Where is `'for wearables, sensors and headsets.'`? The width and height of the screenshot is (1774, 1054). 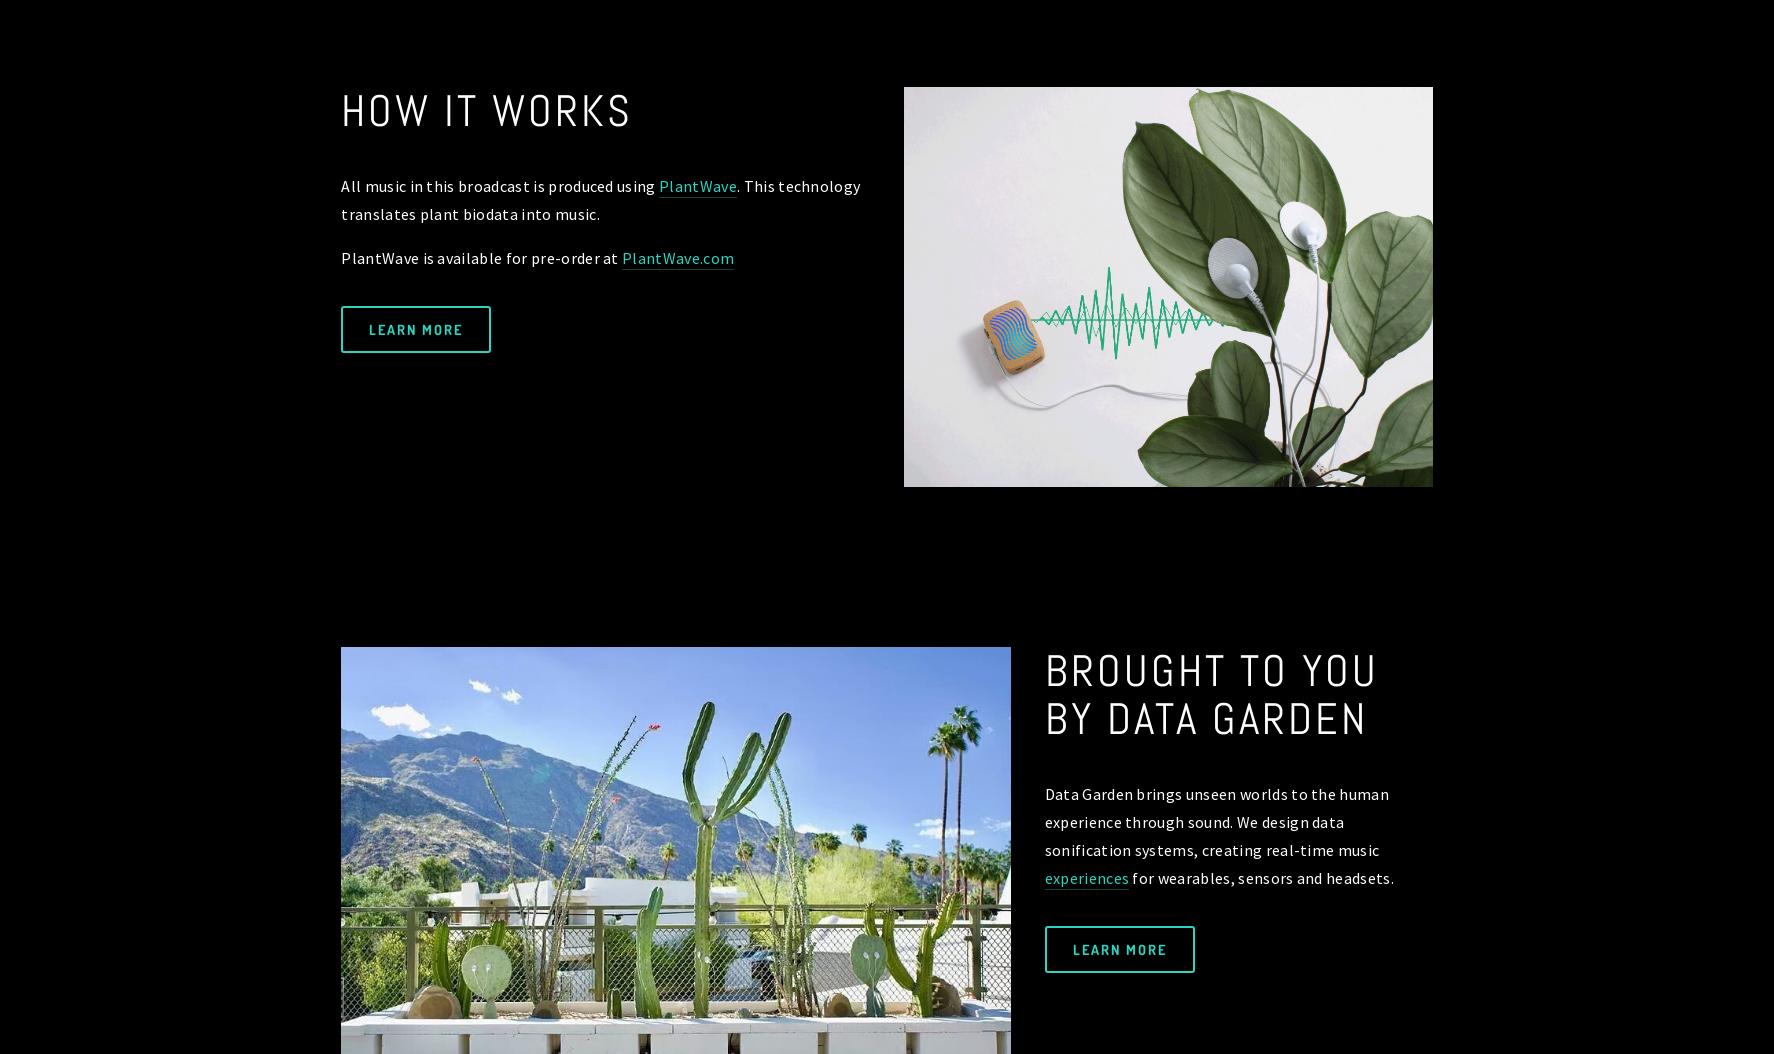 'for wearables, sensors and headsets.' is located at coordinates (1260, 877).